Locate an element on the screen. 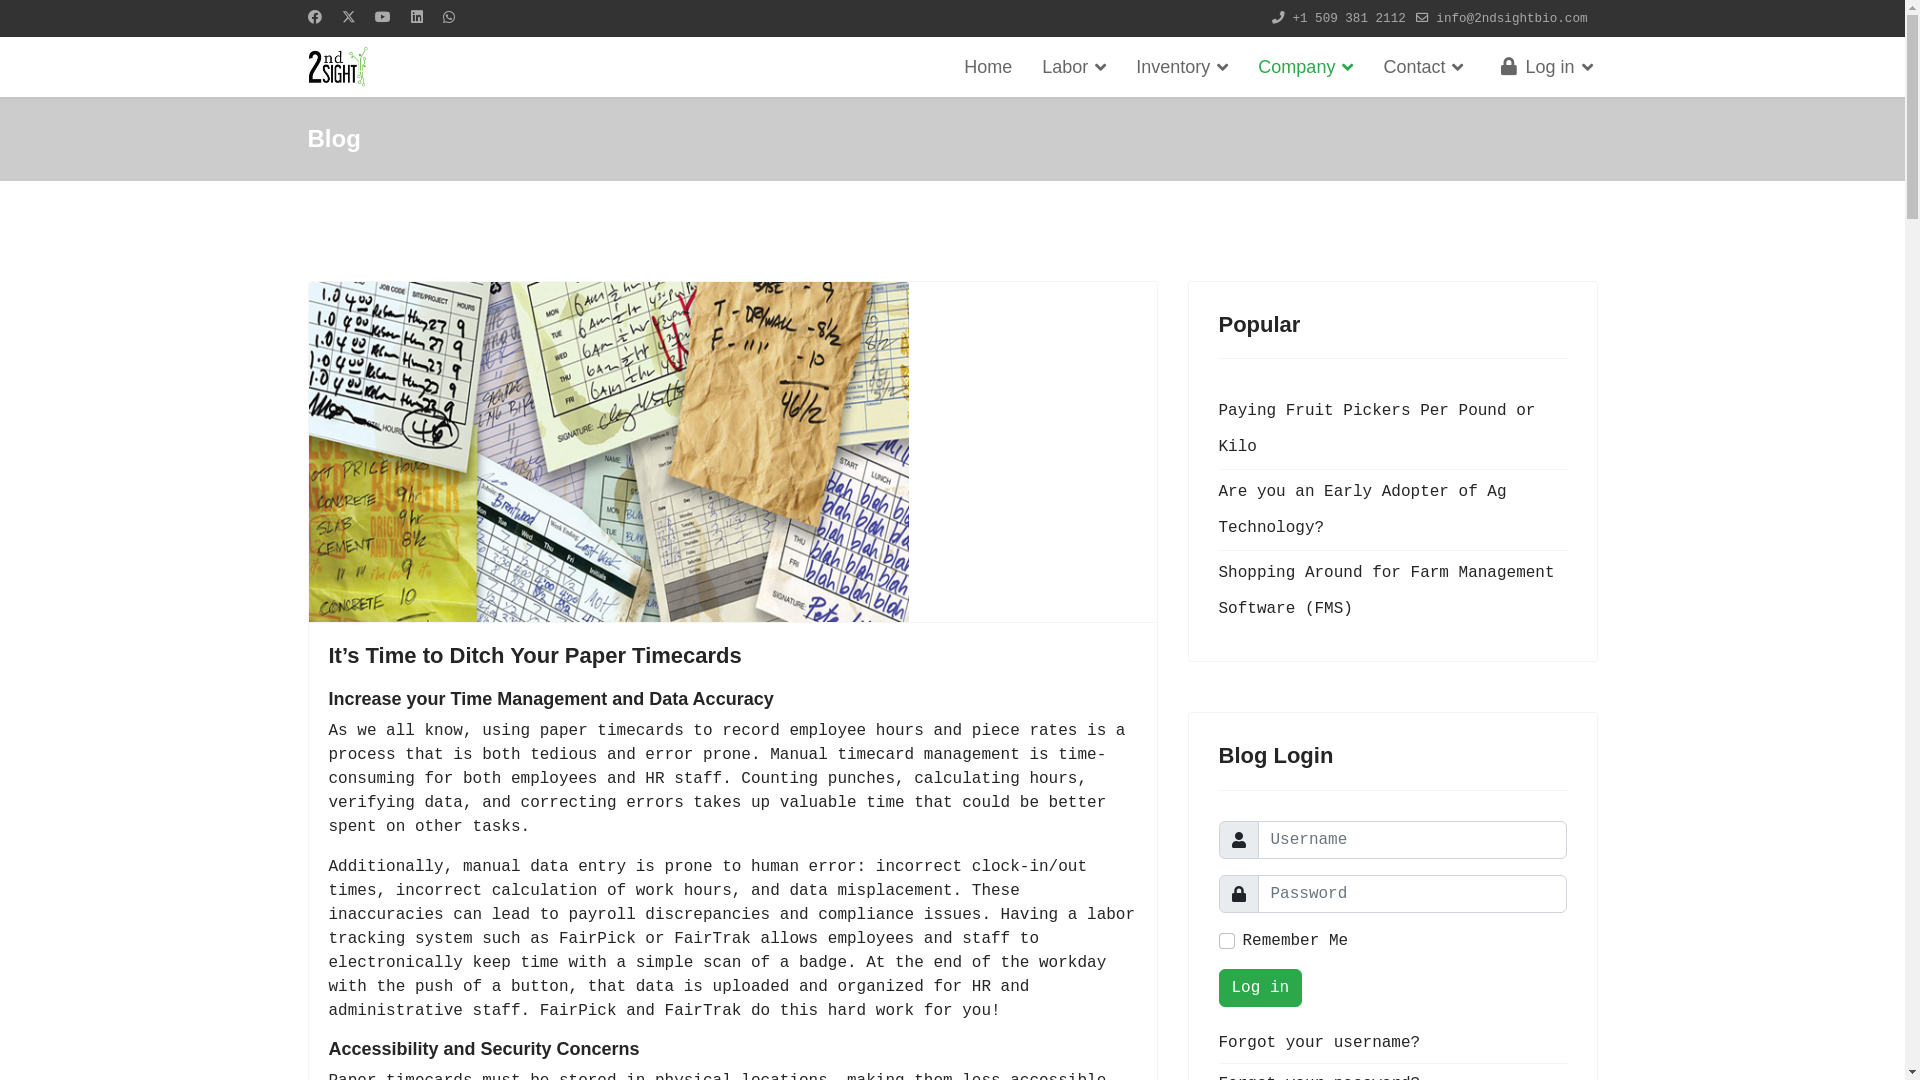  'info@2ndsightbio.com' is located at coordinates (1511, 19).